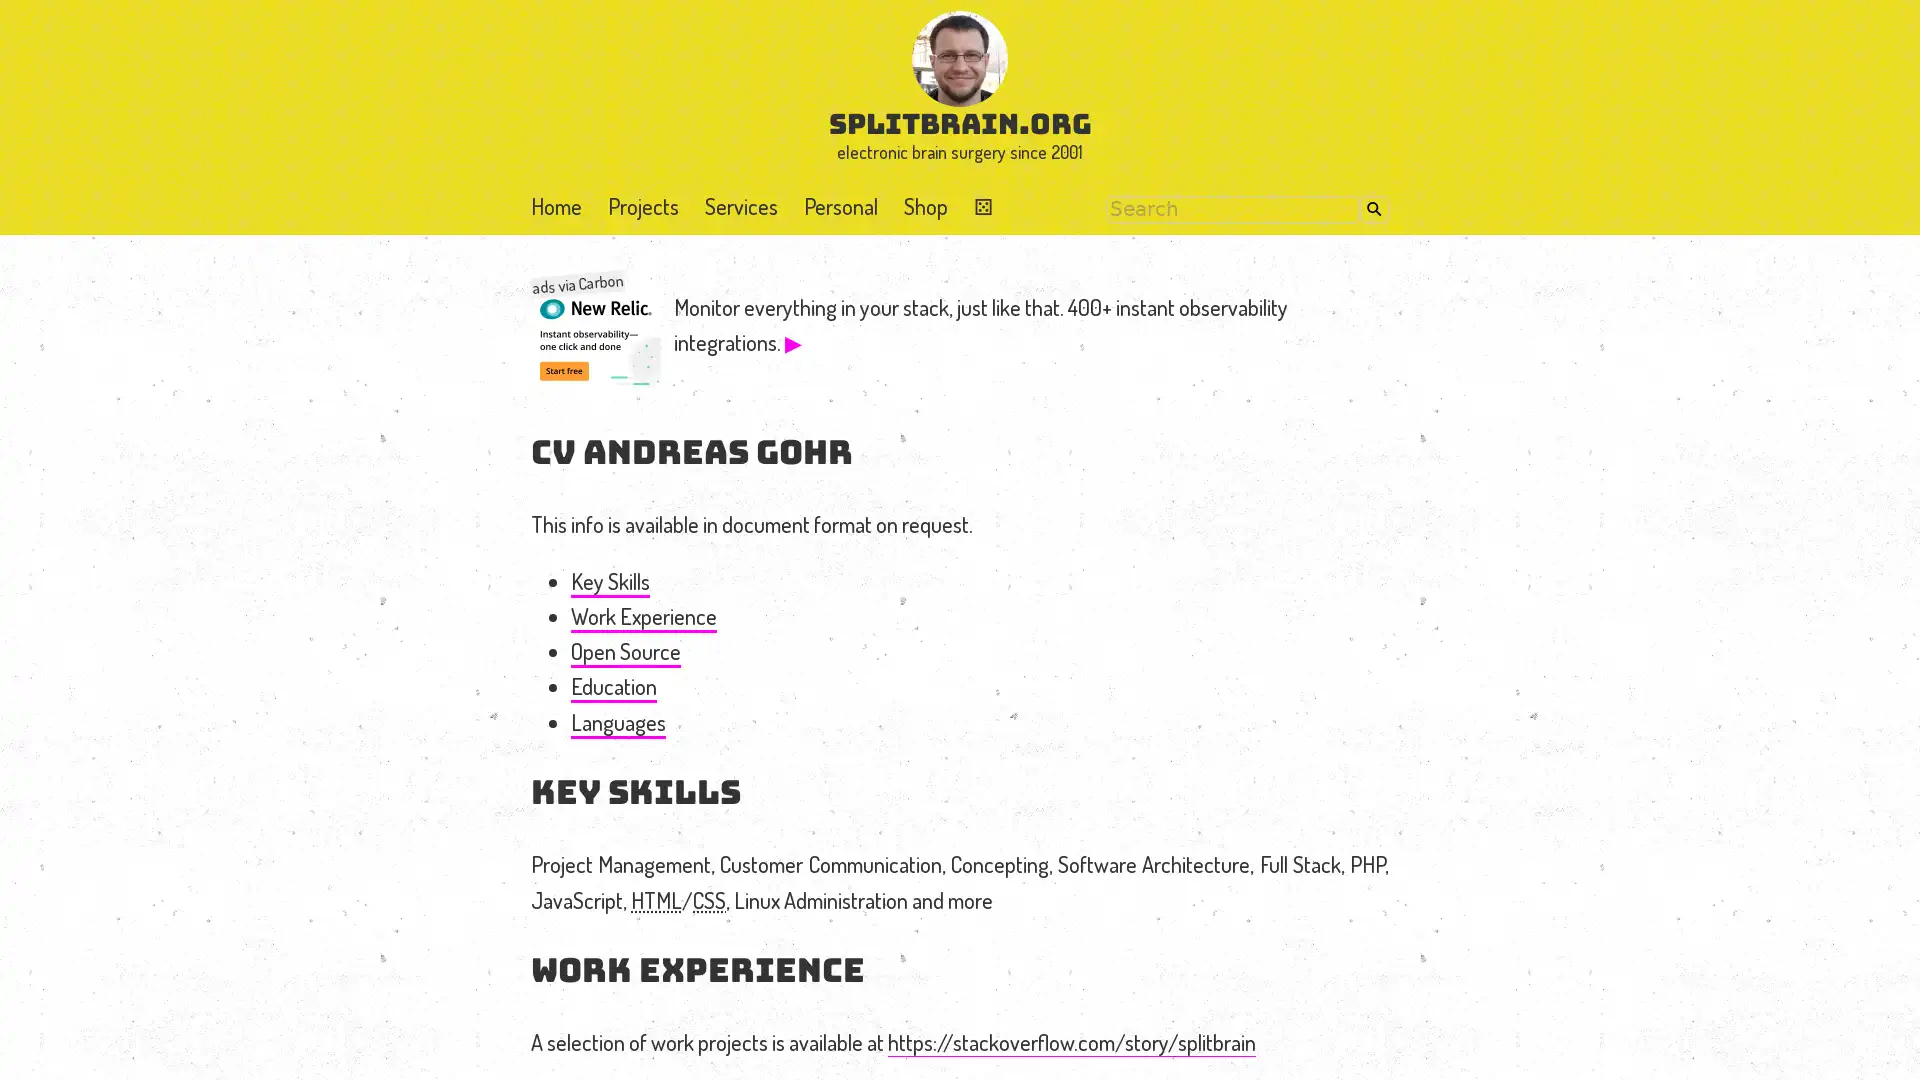 This screenshot has height=1080, width=1920. What do you see at coordinates (1373, 209) in the screenshot?
I see `Search` at bounding box center [1373, 209].